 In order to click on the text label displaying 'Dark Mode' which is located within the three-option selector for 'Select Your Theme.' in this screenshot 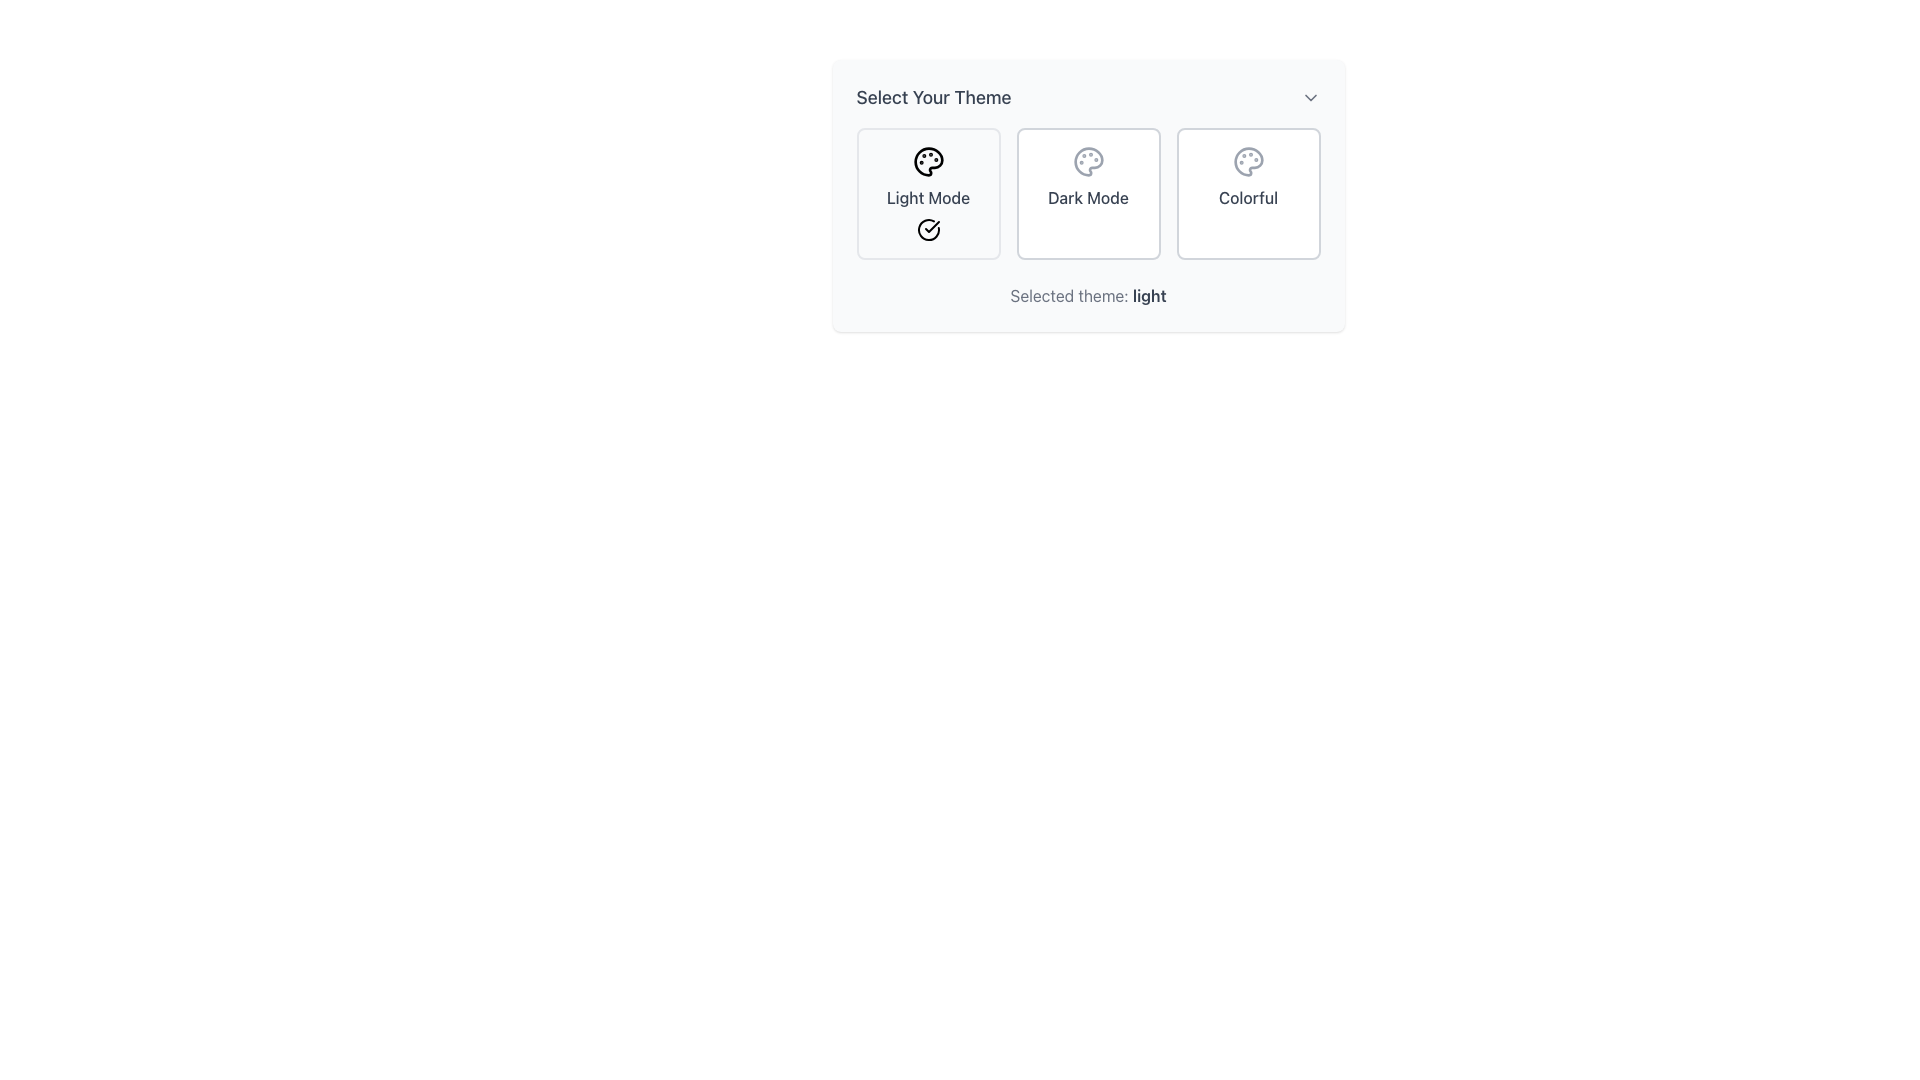, I will do `click(1087, 197)`.